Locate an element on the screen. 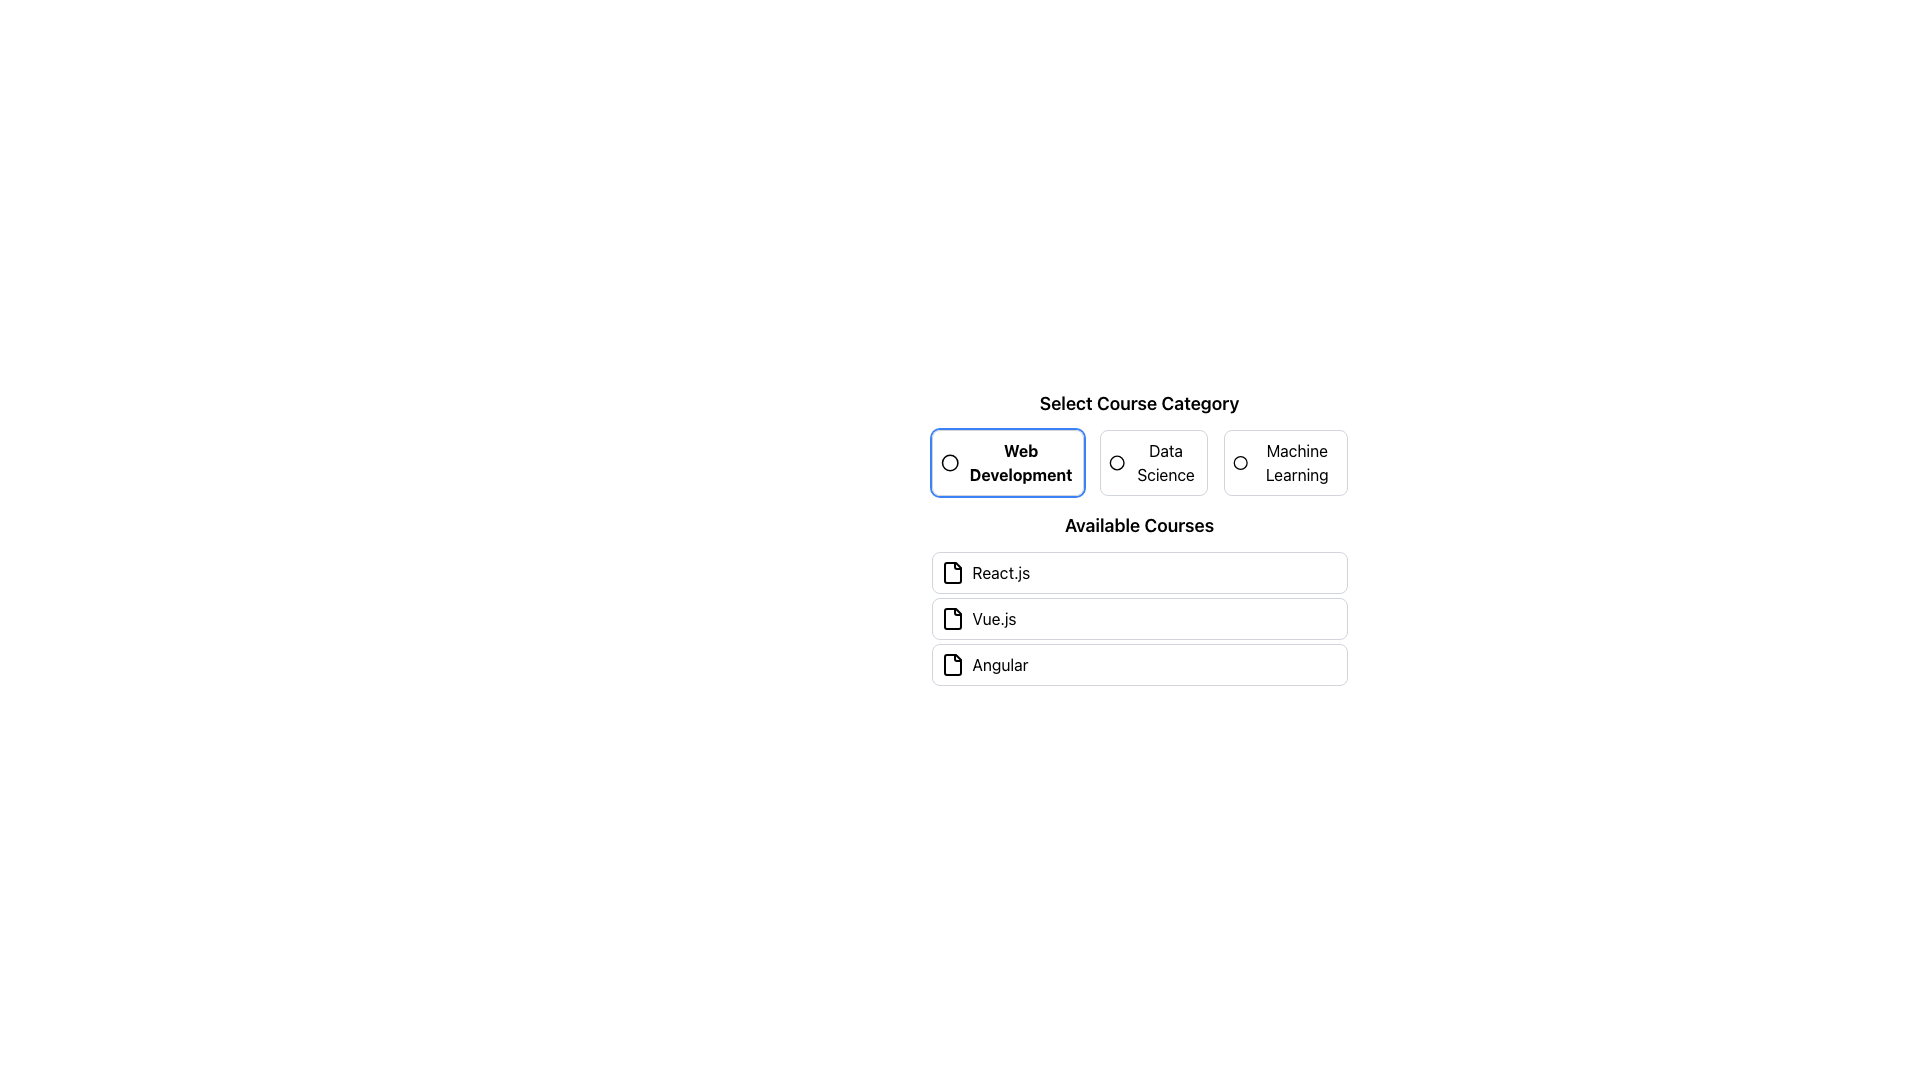 Image resolution: width=1920 pixels, height=1080 pixels. the third radio button labeled 'Machine Learning' under the 'Select Course Category' heading to activate the category is located at coordinates (1285, 462).